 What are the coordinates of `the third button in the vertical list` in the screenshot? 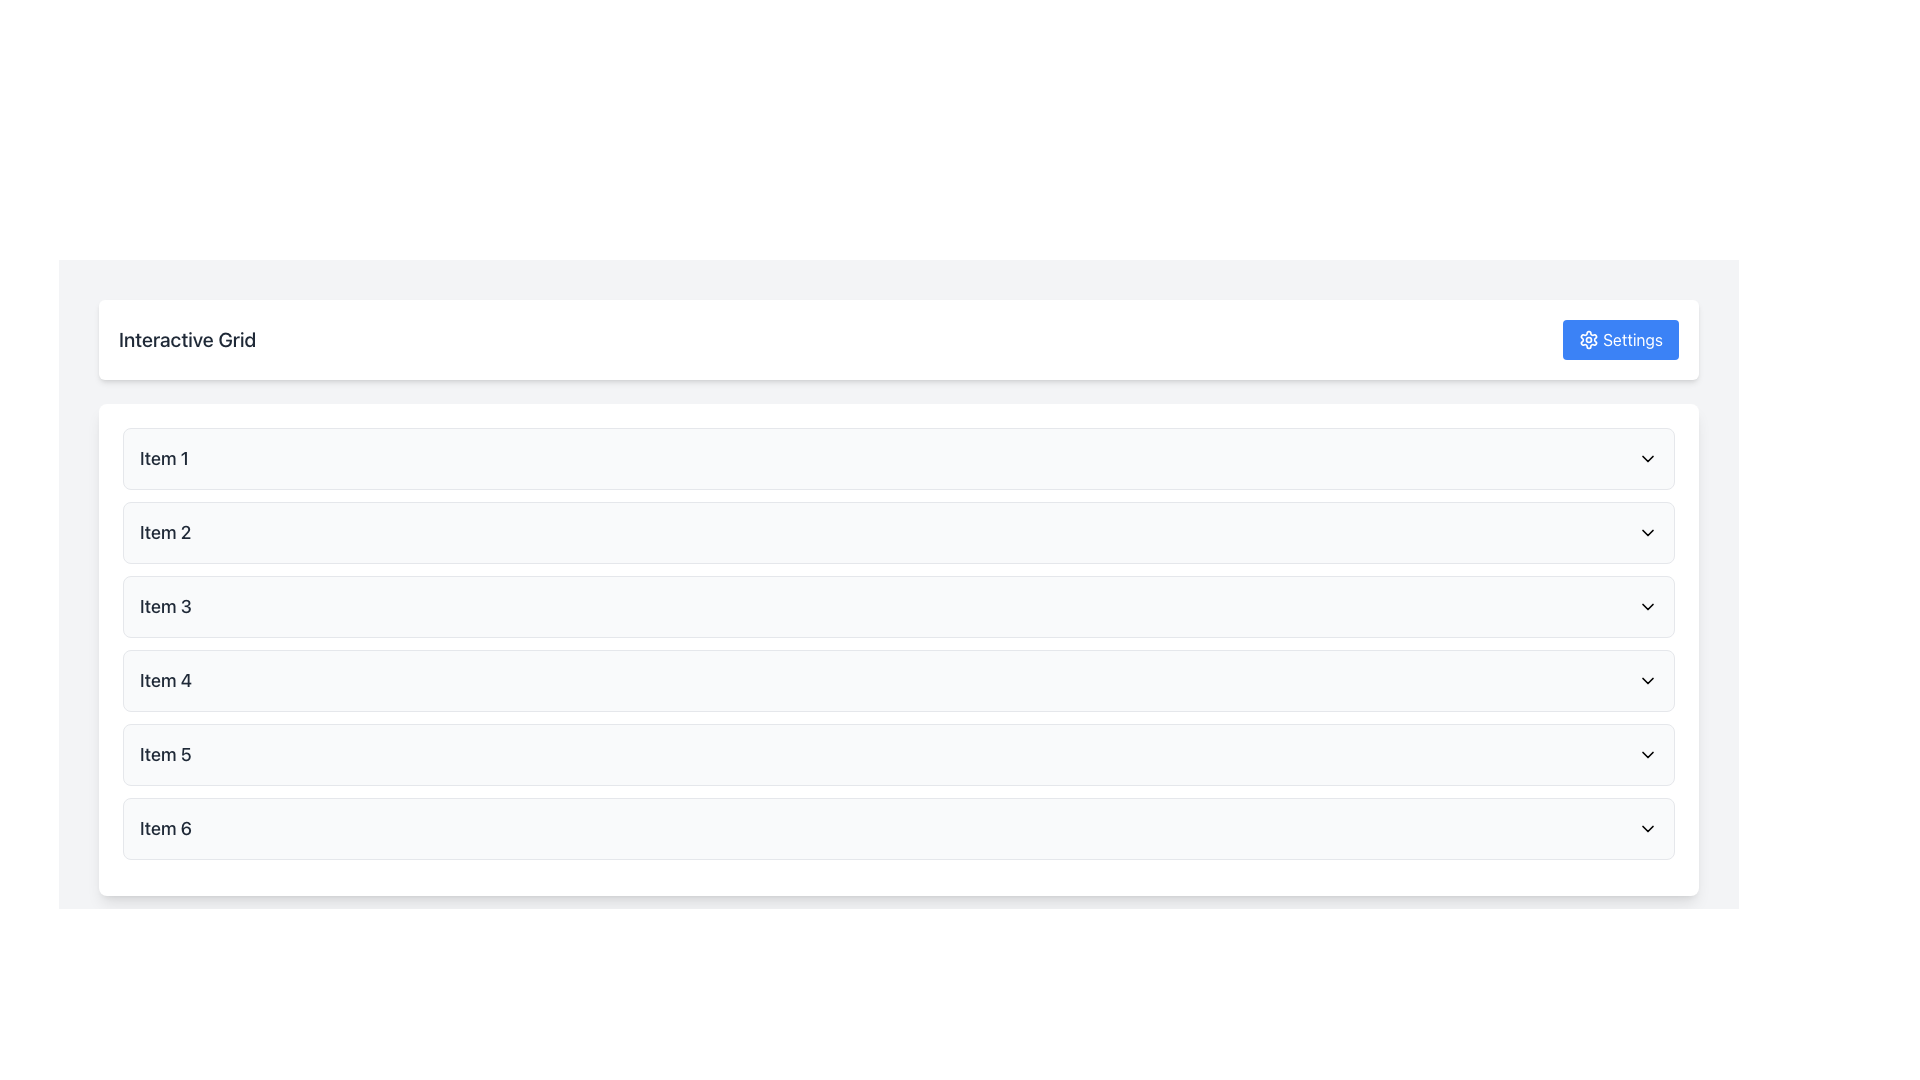 It's located at (897, 605).